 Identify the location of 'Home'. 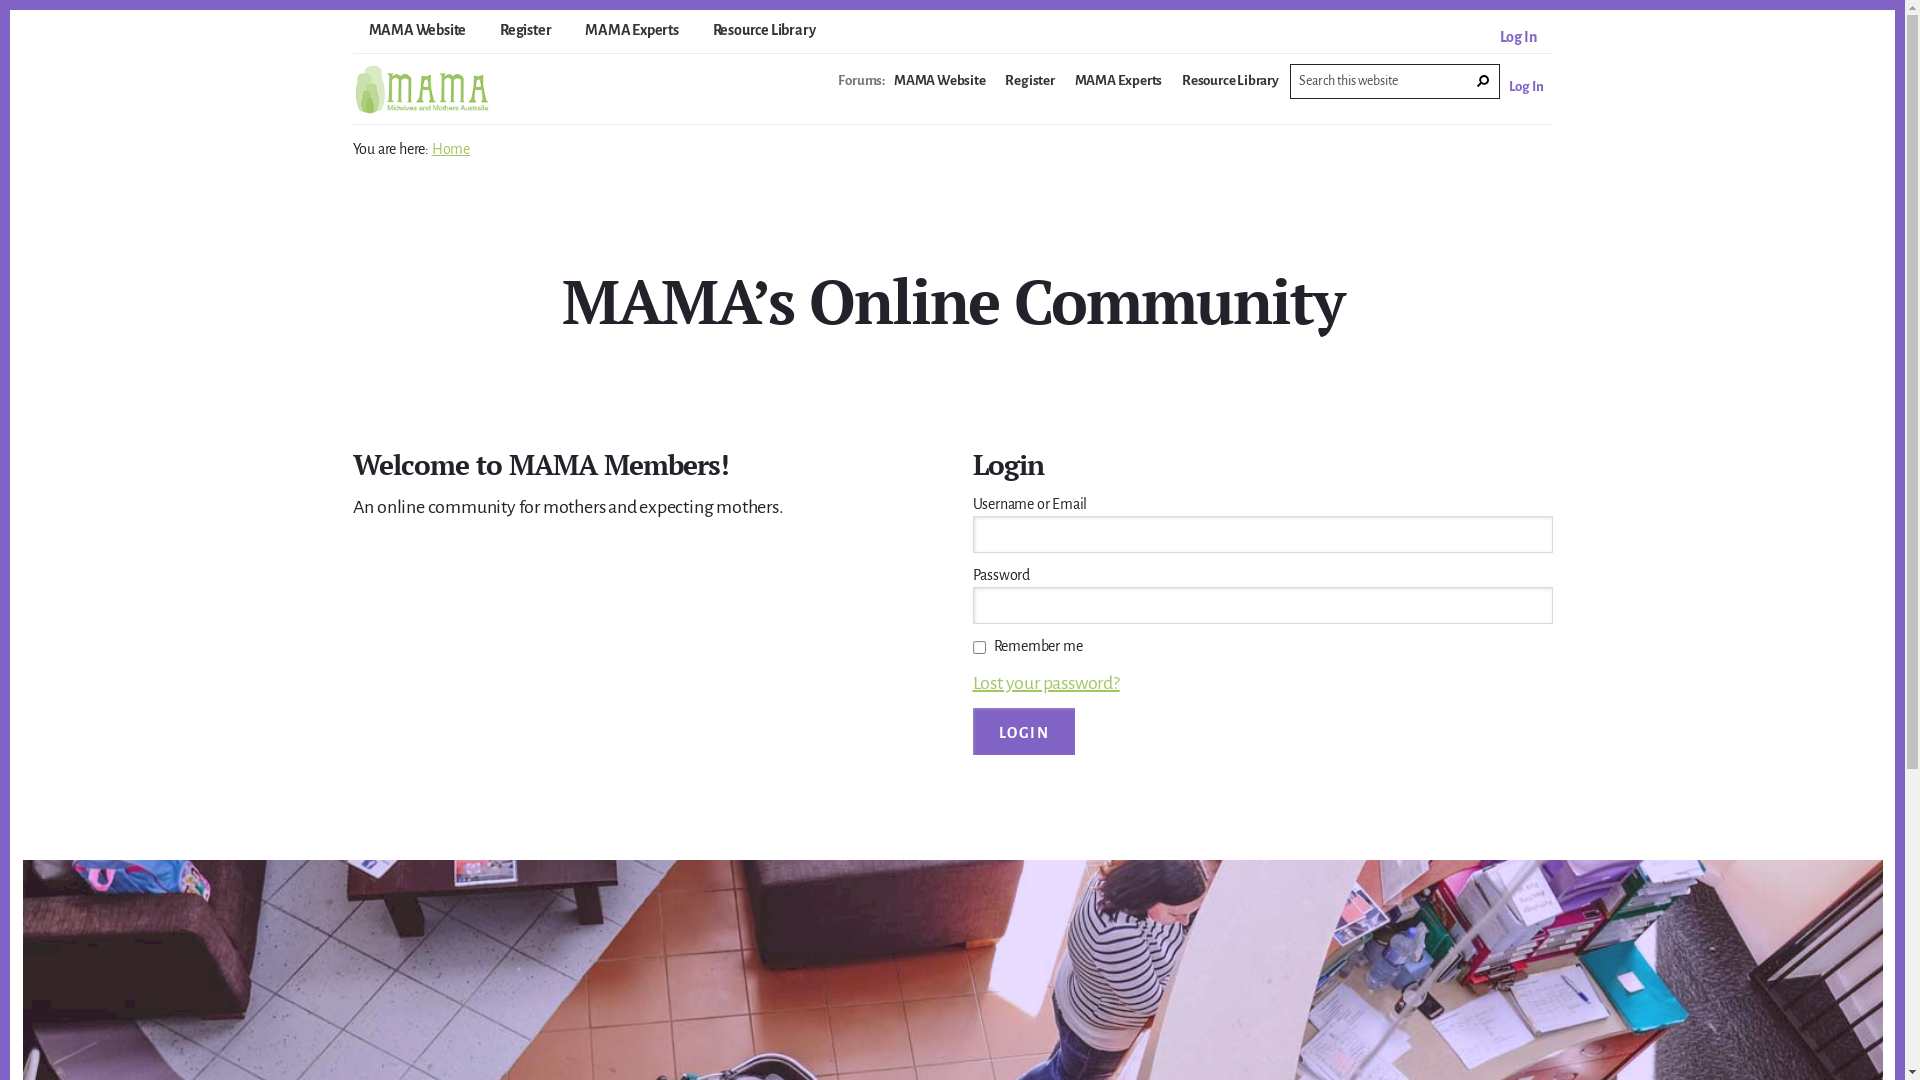
(450, 148).